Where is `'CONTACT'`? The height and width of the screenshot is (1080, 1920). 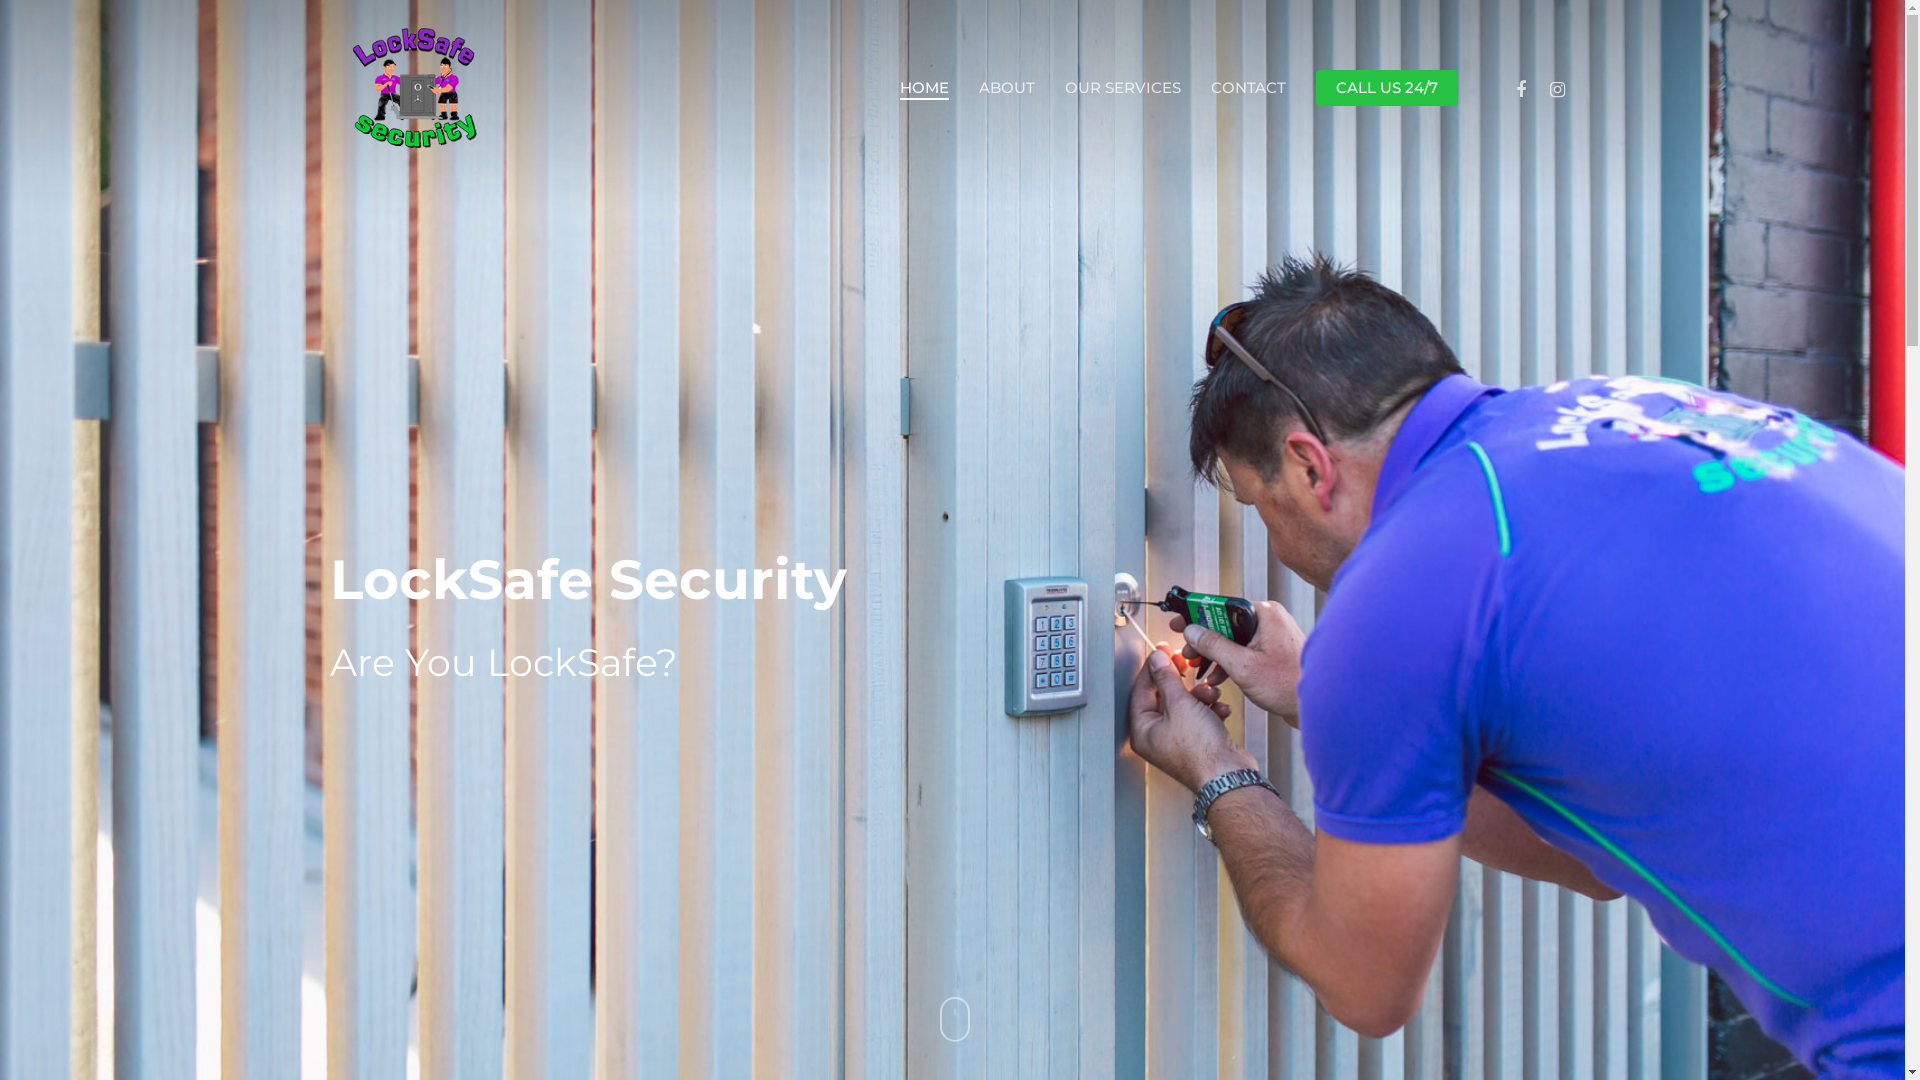 'CONTACT' is located at coordinates (1247, 87).